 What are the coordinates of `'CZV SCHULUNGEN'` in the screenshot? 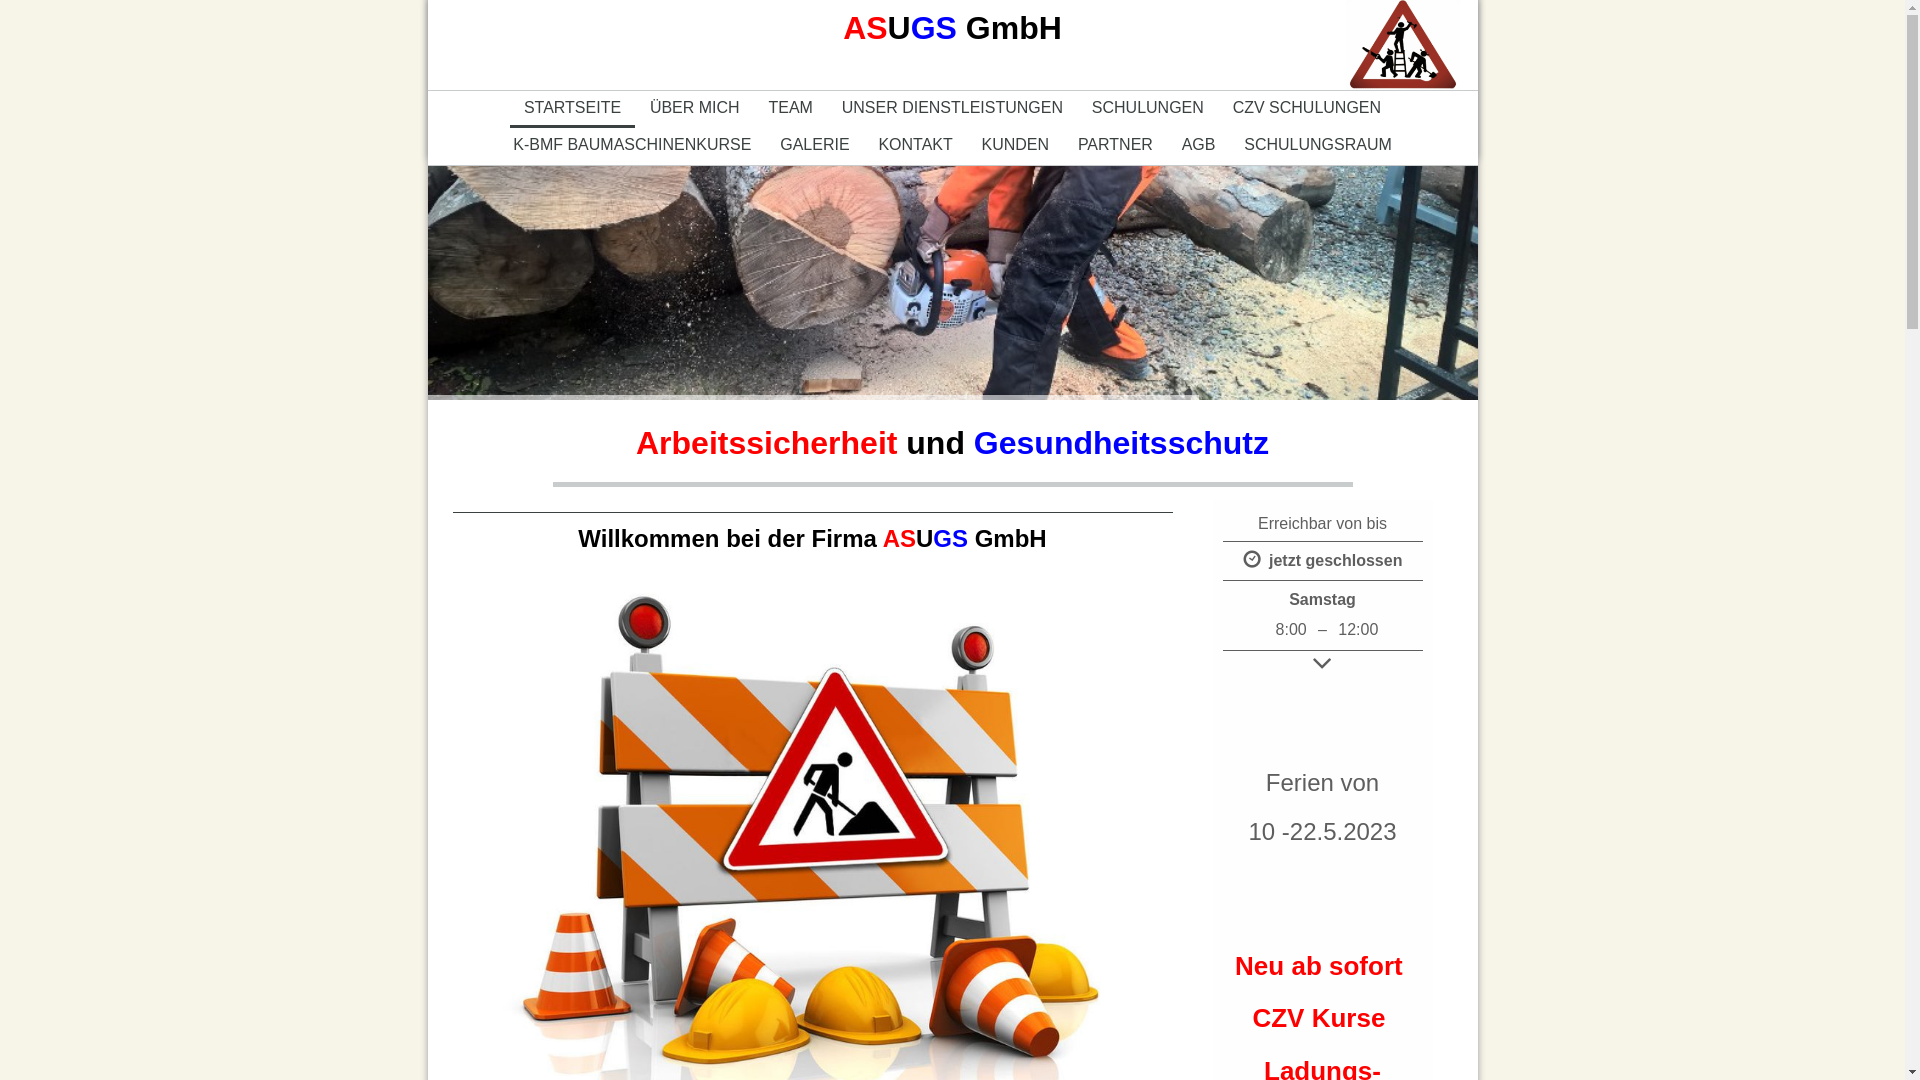 It's located at (1306, 108).